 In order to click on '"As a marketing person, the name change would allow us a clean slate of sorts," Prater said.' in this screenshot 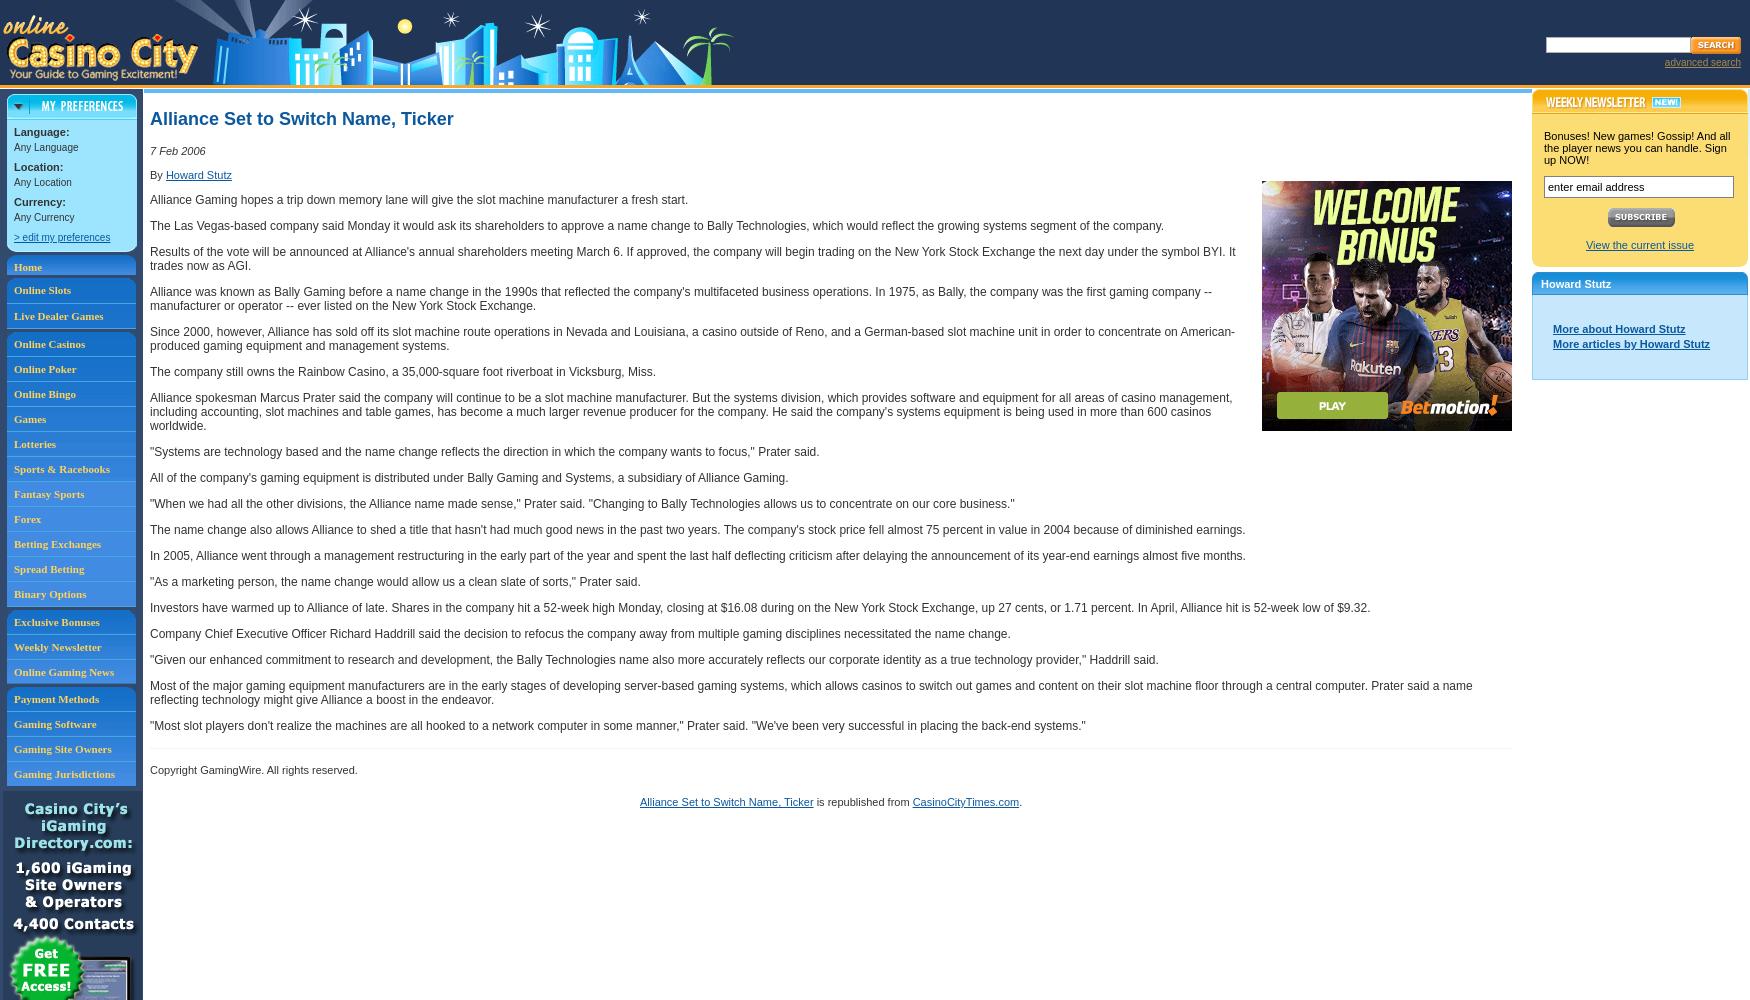, I will do `click(393, 581)`.